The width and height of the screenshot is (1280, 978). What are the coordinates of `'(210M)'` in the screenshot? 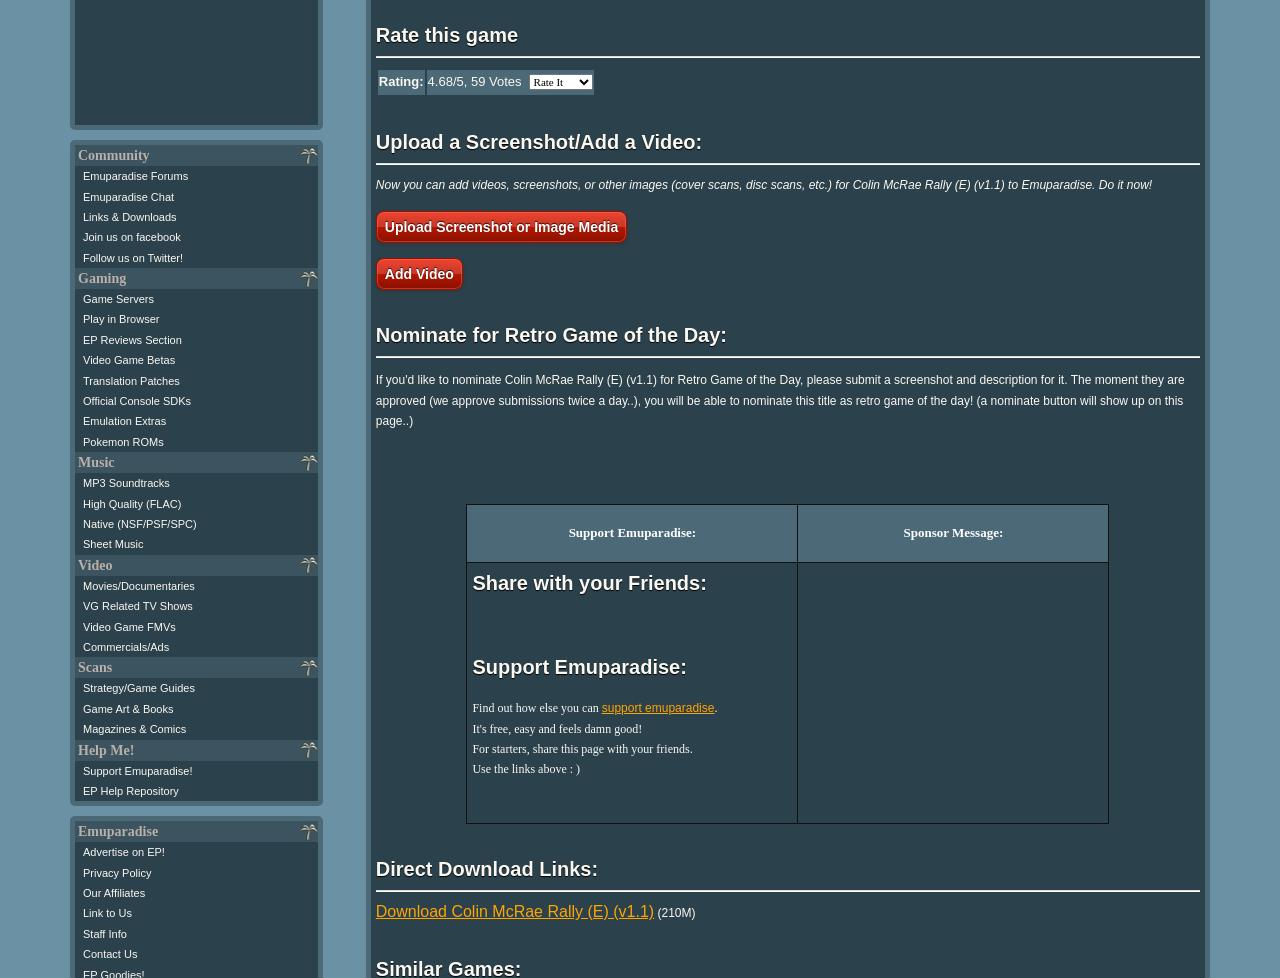 It's located at (674, 911).